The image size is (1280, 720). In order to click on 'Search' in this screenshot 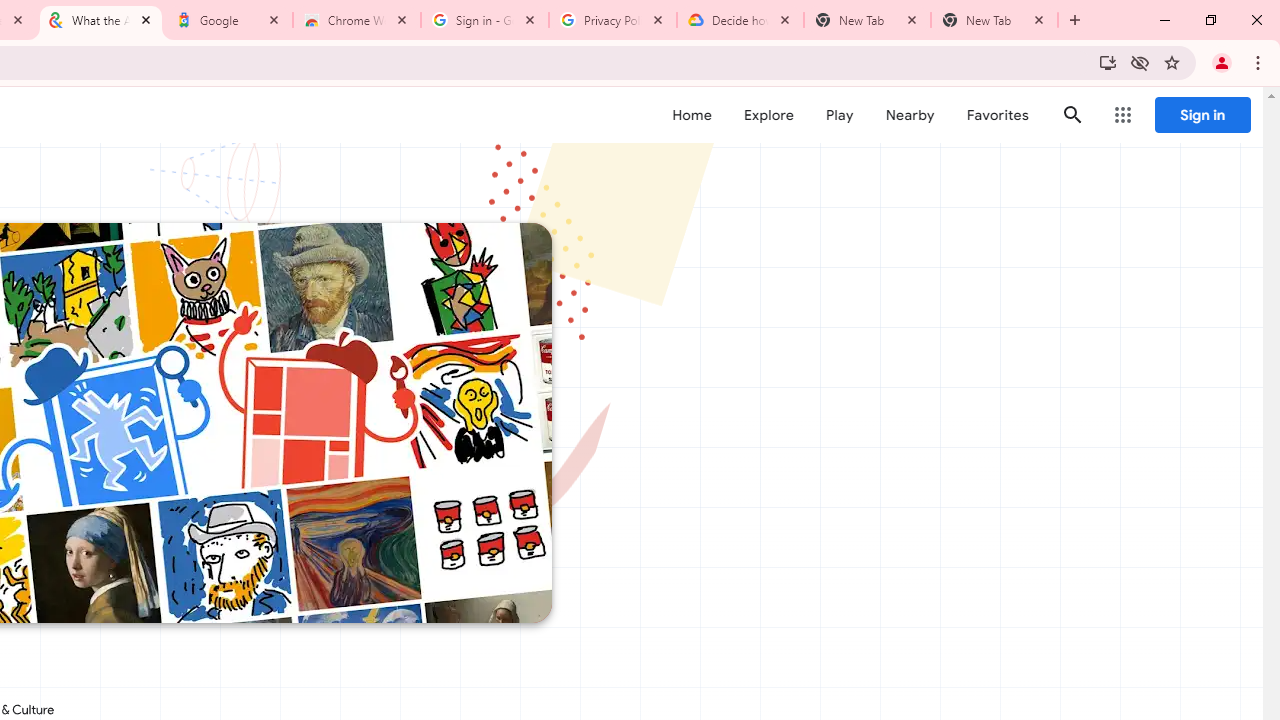, I will do `click(1072, 114)`.